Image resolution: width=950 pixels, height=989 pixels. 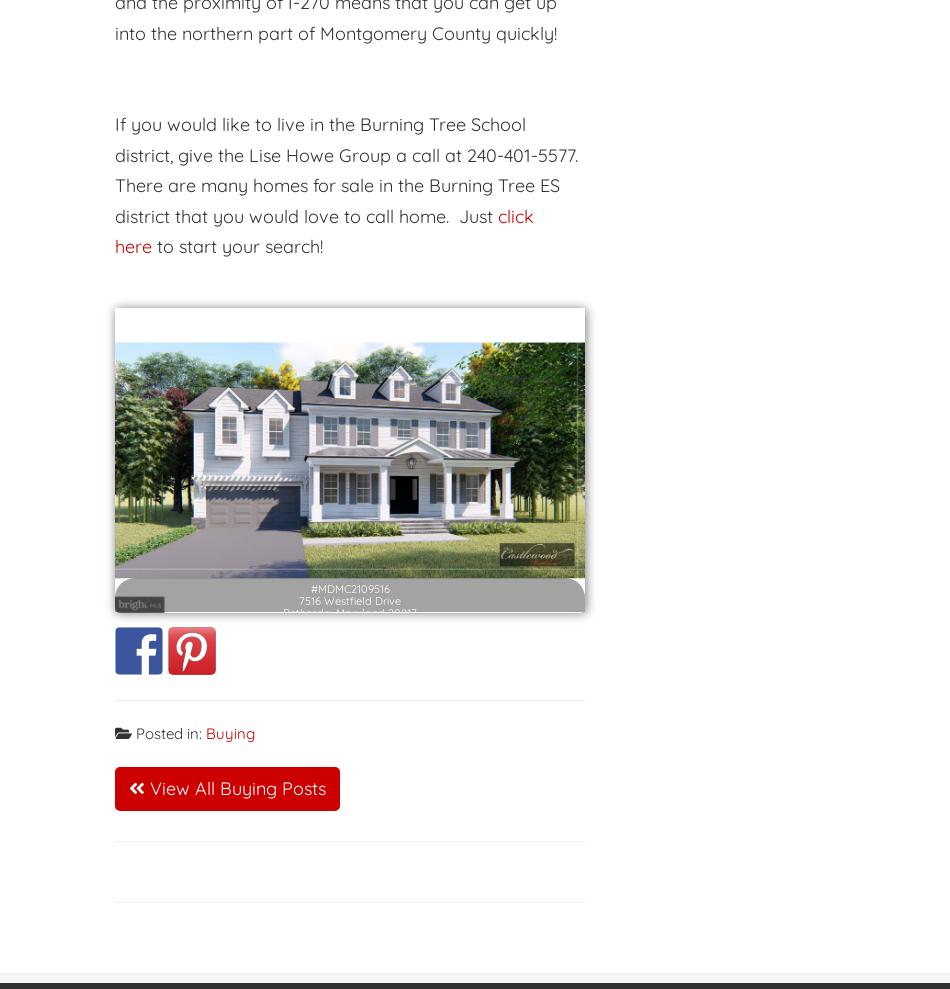 I want to click on '7516 Westfield Drive', so click(x=348, y=584).